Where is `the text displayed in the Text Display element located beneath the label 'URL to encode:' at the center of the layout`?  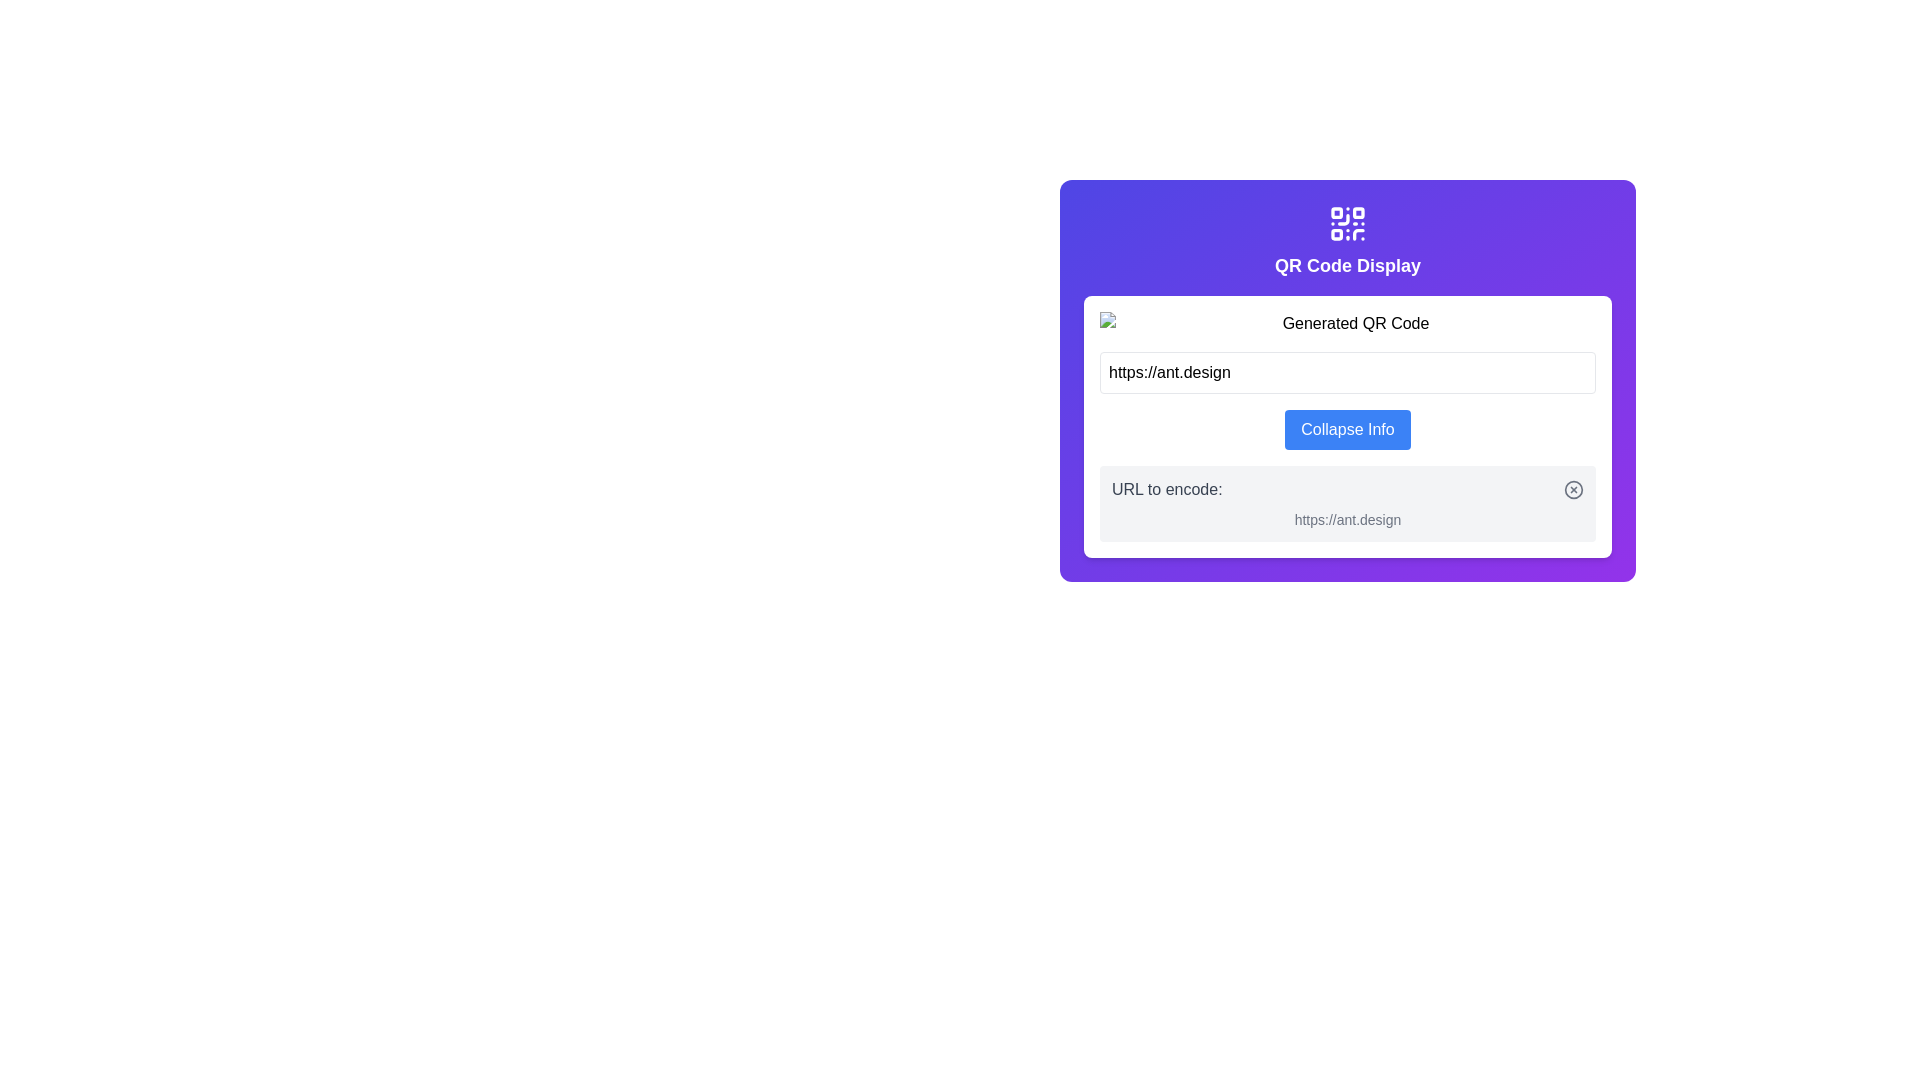
the text displayed in the Text Display element located beneath the label 'URL to encode:' at the center of the layout is located at coordinates (1348, 519).